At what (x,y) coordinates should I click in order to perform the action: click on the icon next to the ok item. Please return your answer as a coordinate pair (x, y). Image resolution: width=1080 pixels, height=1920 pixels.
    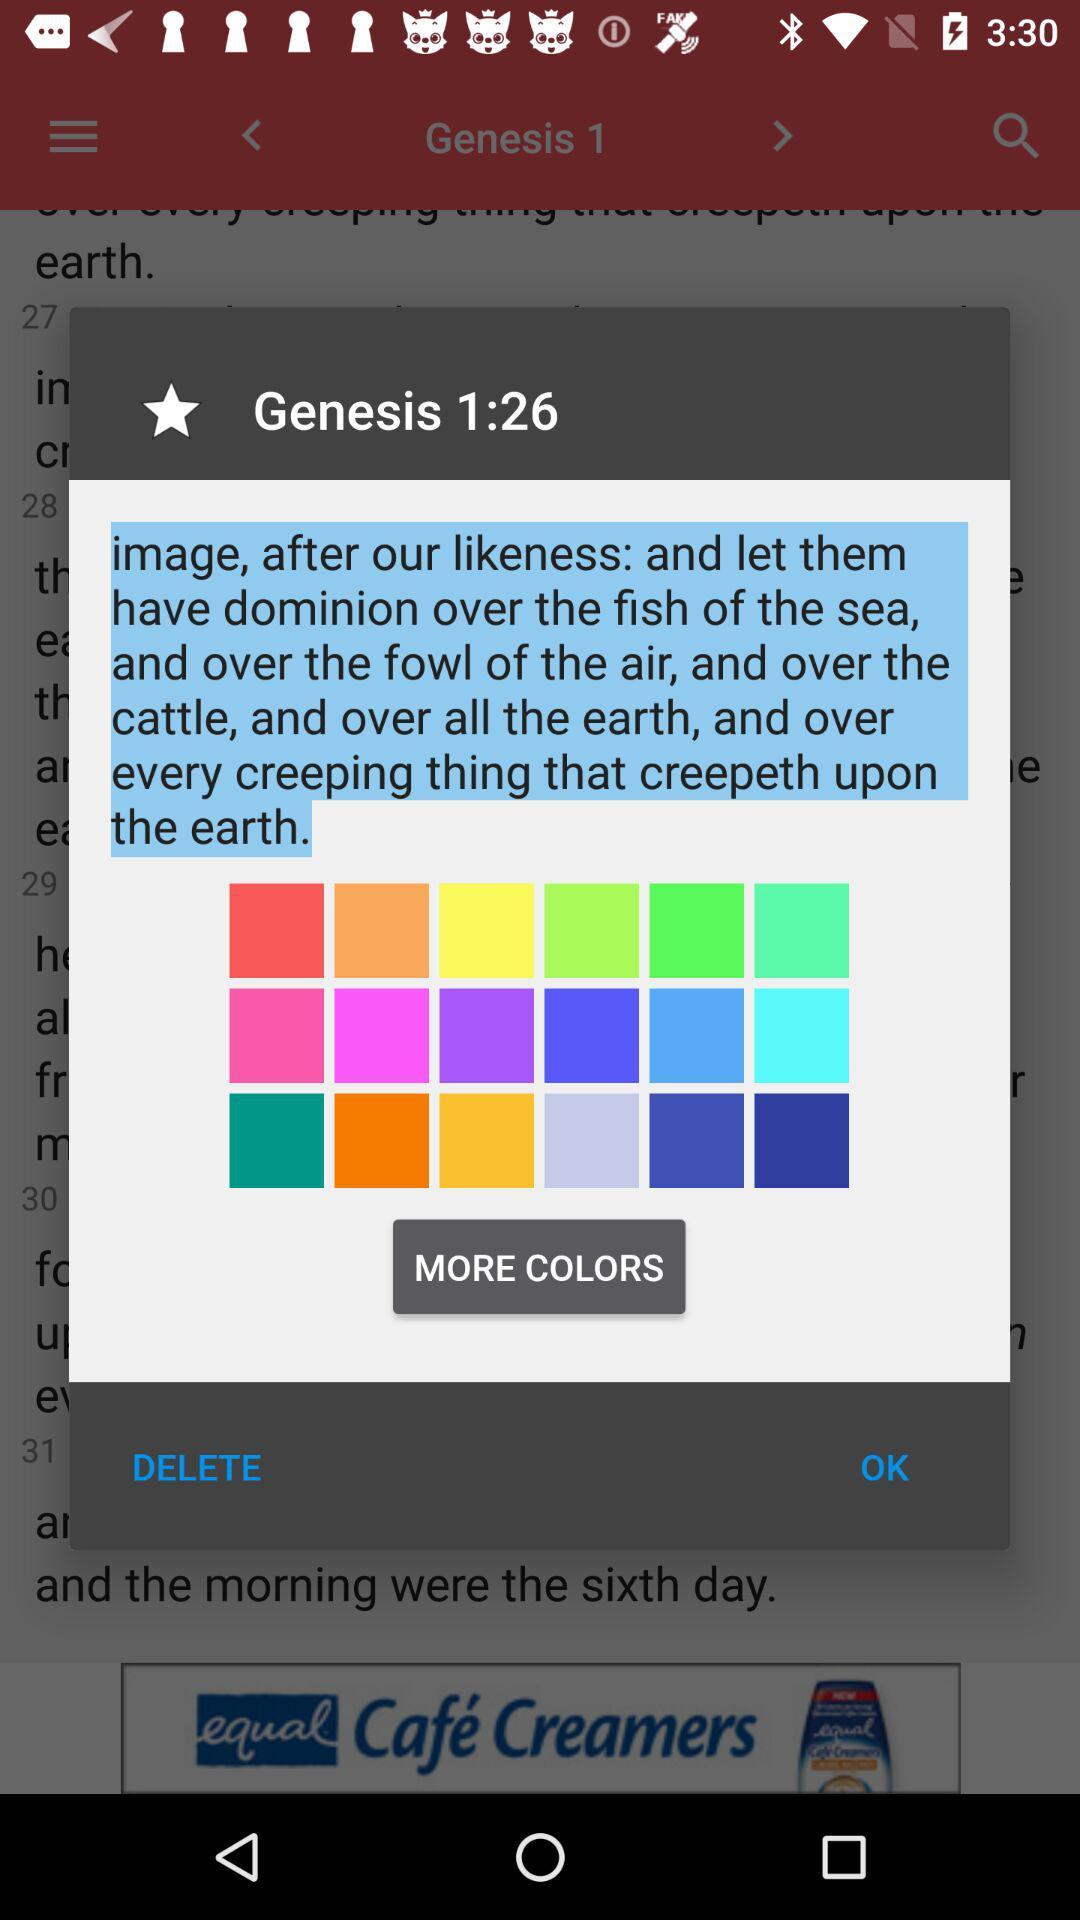
    Looking at the image, I should click on (196, 1466).